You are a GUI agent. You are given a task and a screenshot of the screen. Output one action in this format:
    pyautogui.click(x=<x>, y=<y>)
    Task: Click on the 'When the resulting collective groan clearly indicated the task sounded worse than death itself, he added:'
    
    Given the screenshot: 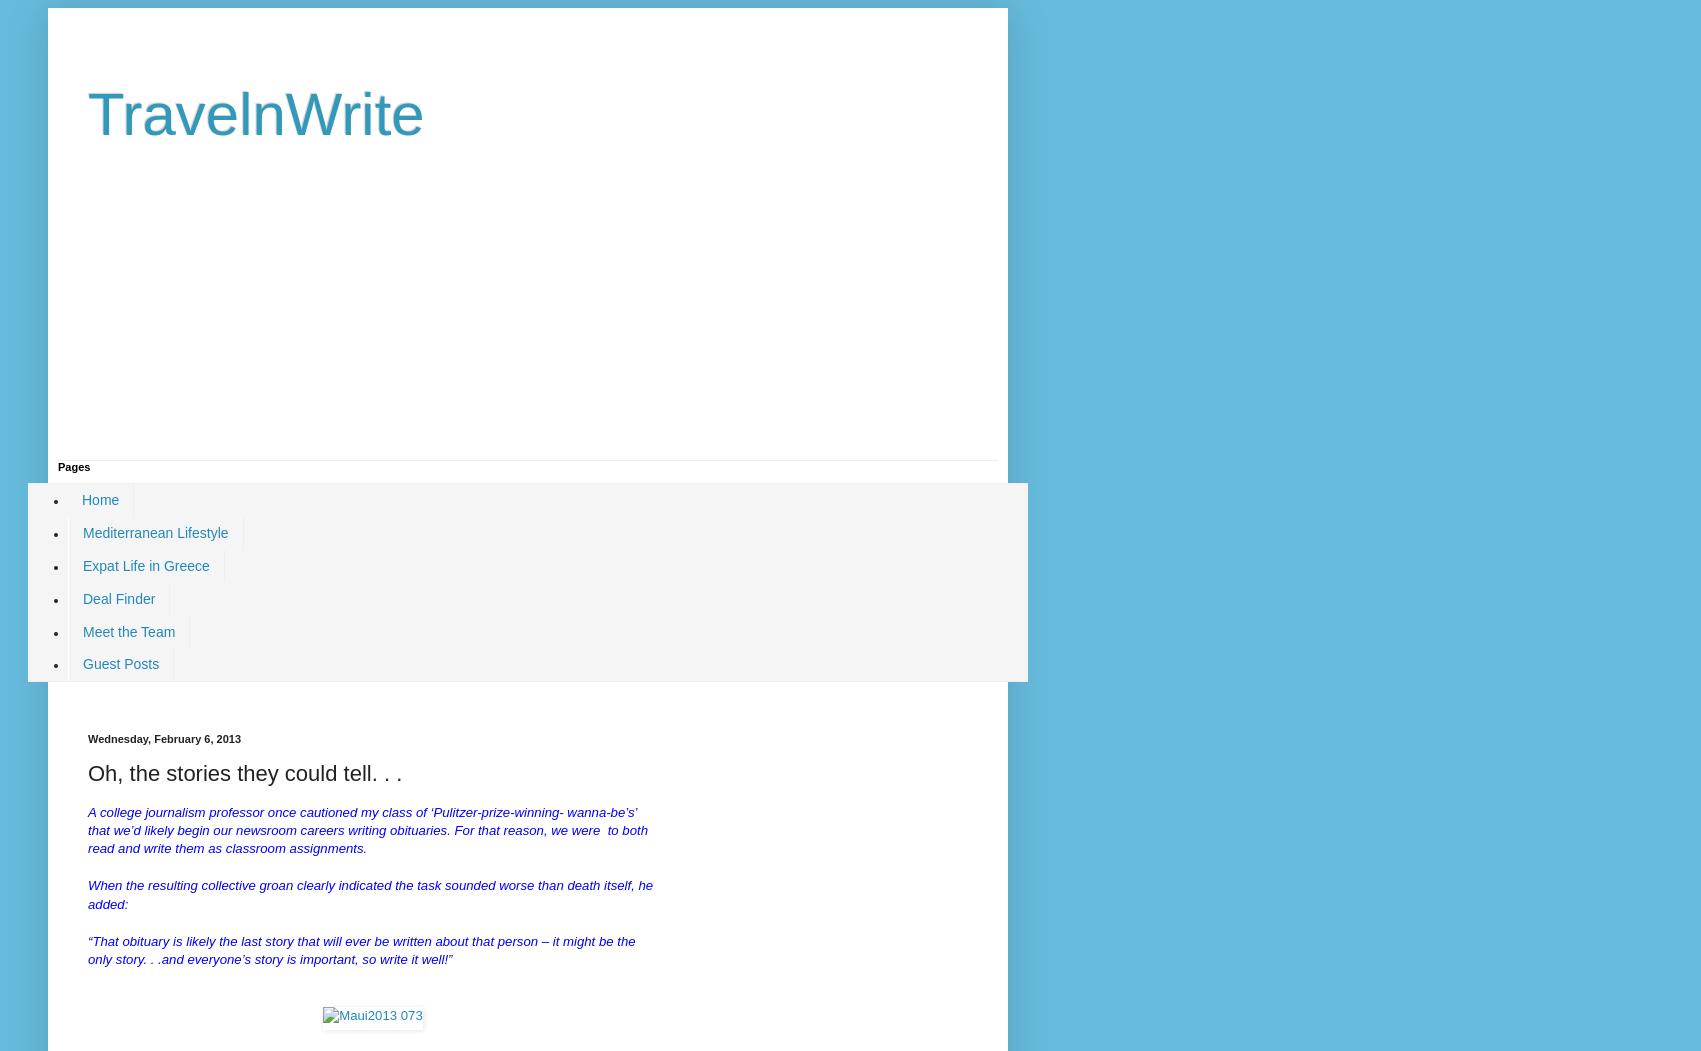 What is the action you would take?
    pyautogui.click(x=369, y=894)
    